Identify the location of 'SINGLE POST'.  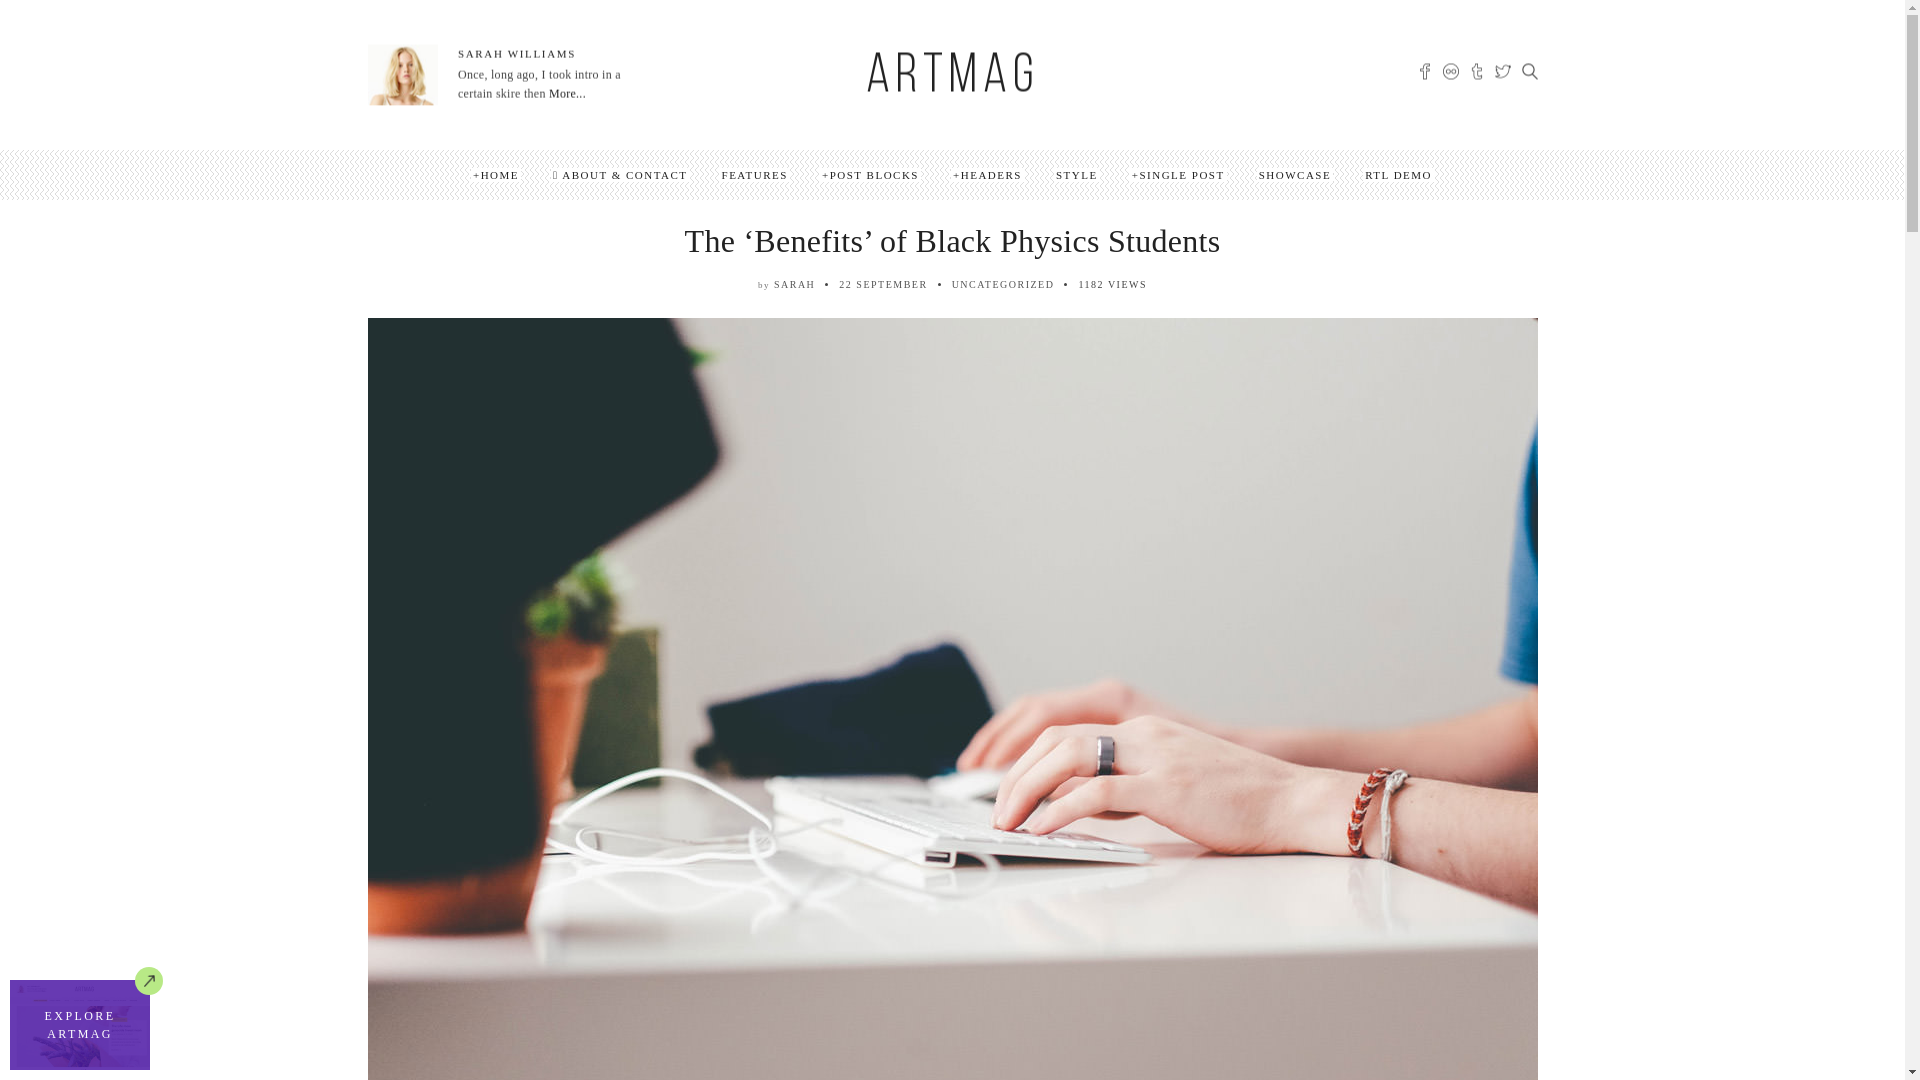
(1178, 173).